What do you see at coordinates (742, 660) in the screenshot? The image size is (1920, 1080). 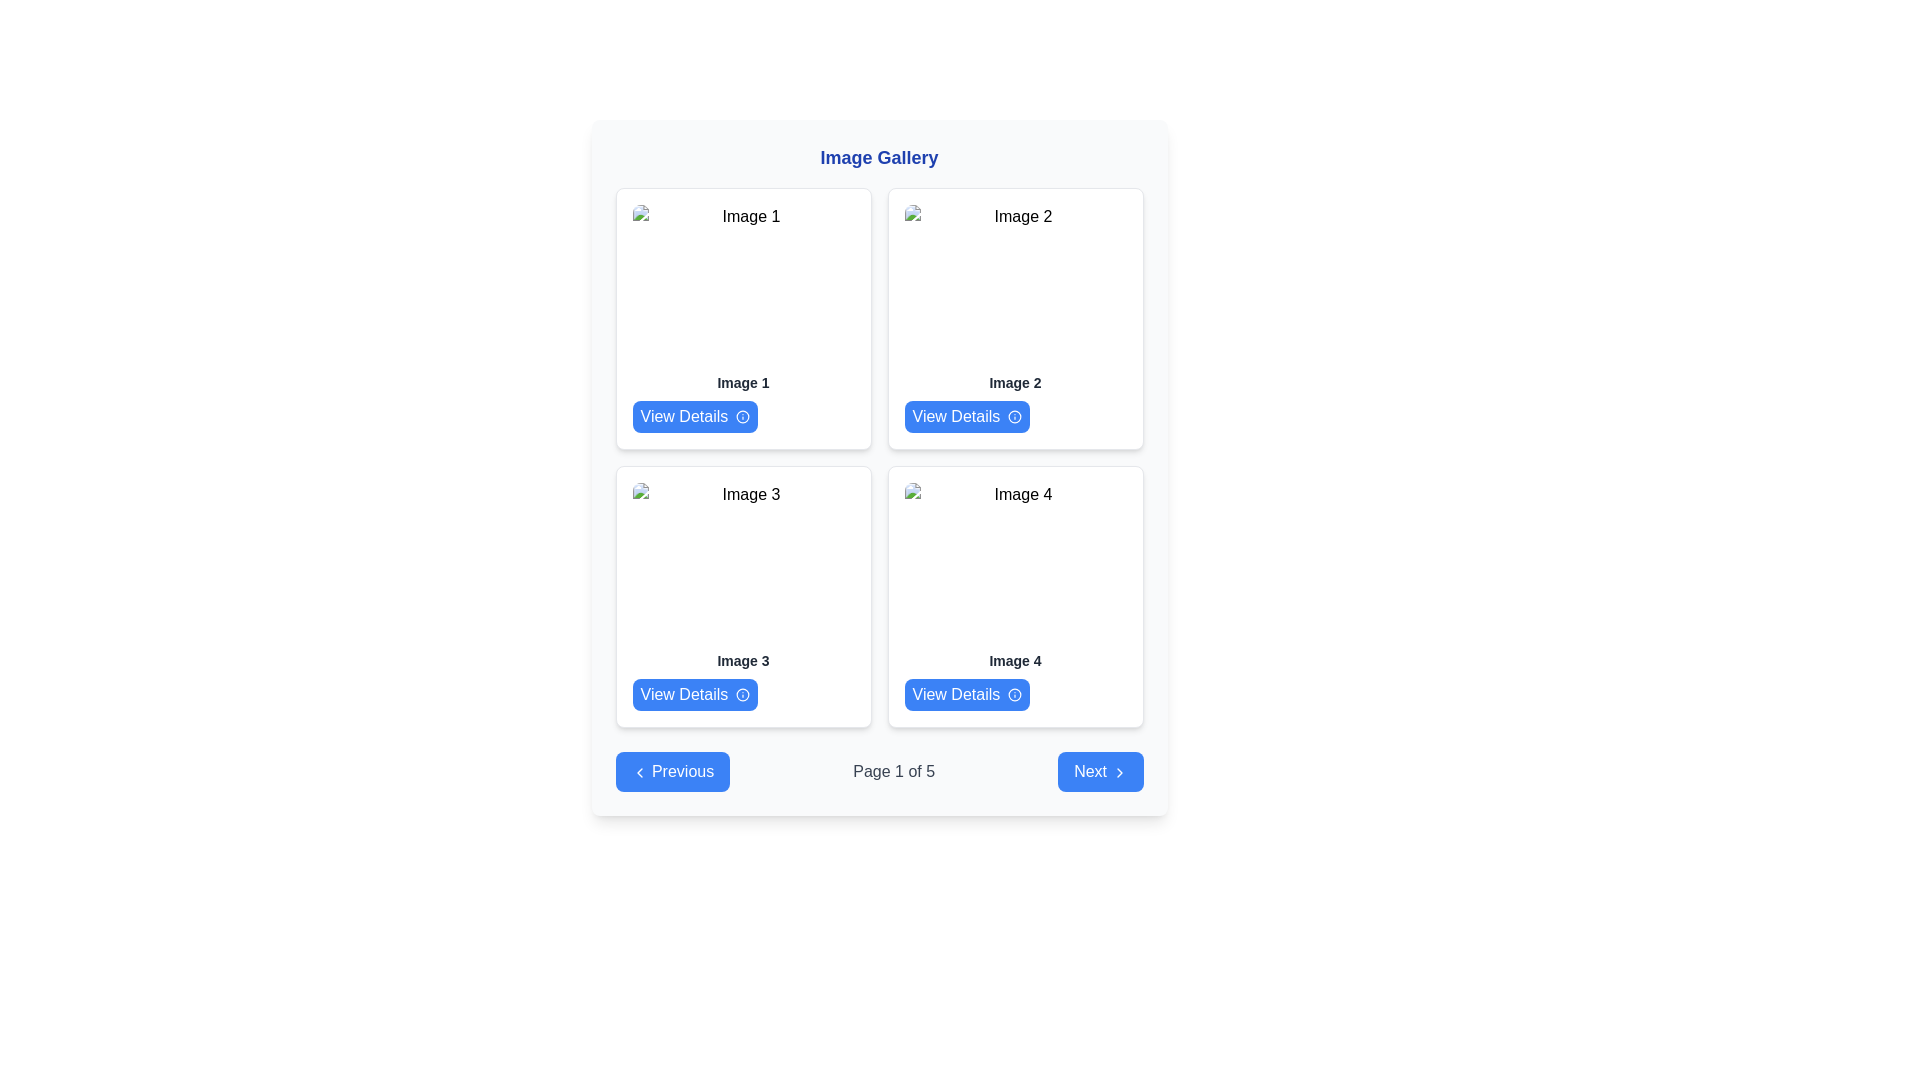 I see `the text label displaying 'Image 3', which is styled with a bold font and dark gray color, located below the image placeholder in a white card layout` at bounding box center [742, 660].